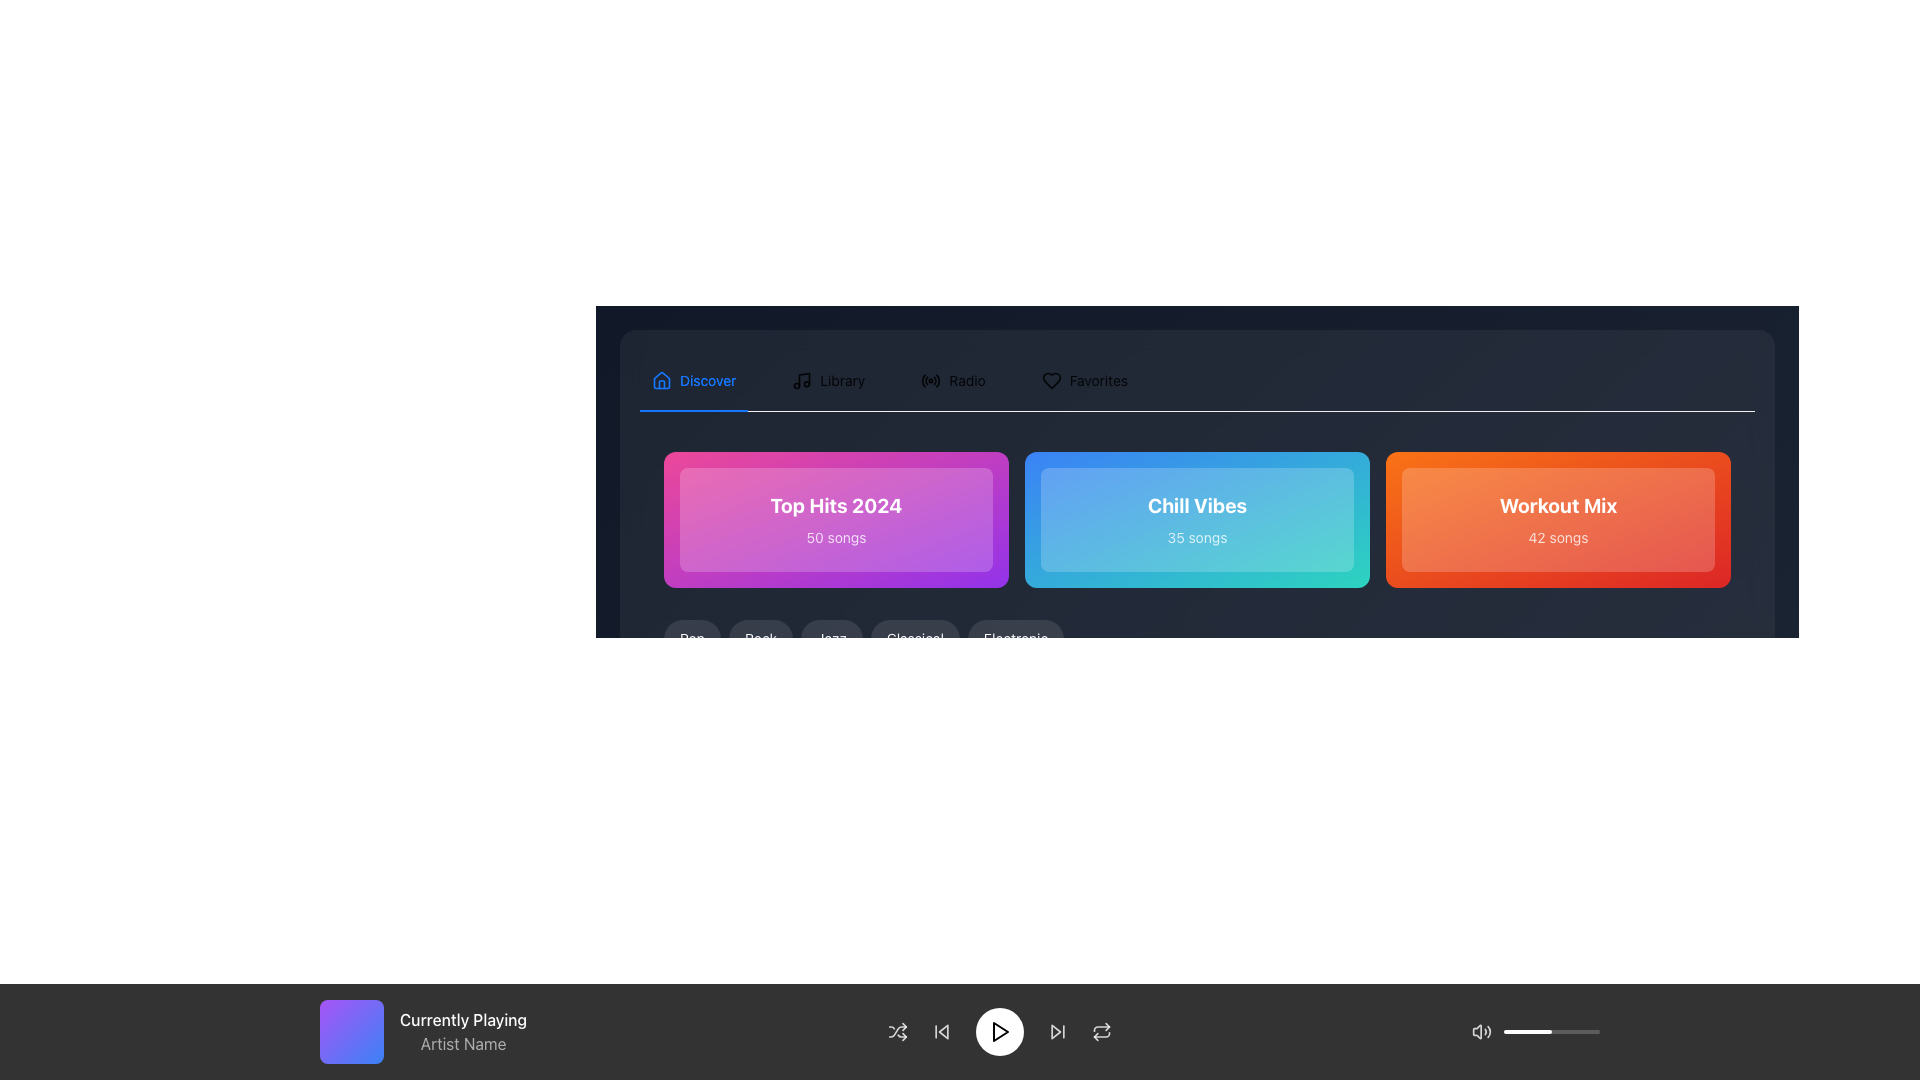 The width and height of the screenshot is (1920, 1080). Describe the element at coordinates (1100, 1029) in the screenshot. I see `the curved line icon element, which is styled as part of an SVG and located at the bottom control bar between the forward navigation icon and the shuffle icon` at that location.